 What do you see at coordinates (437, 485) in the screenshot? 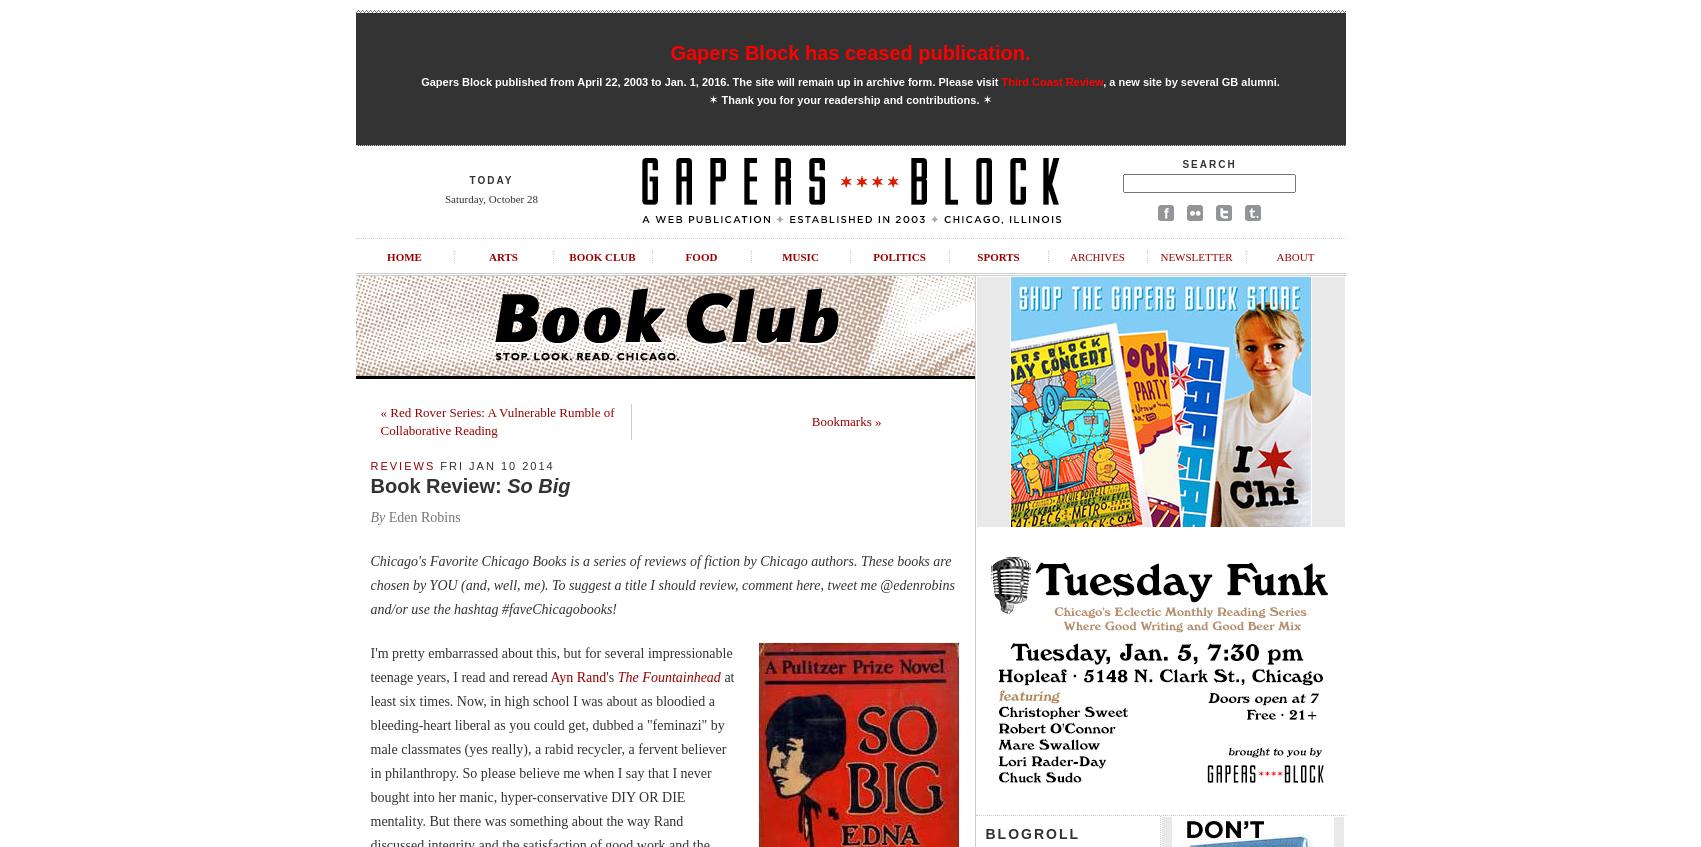
I see `'Book Review:'` at bounding box center [437, 485].